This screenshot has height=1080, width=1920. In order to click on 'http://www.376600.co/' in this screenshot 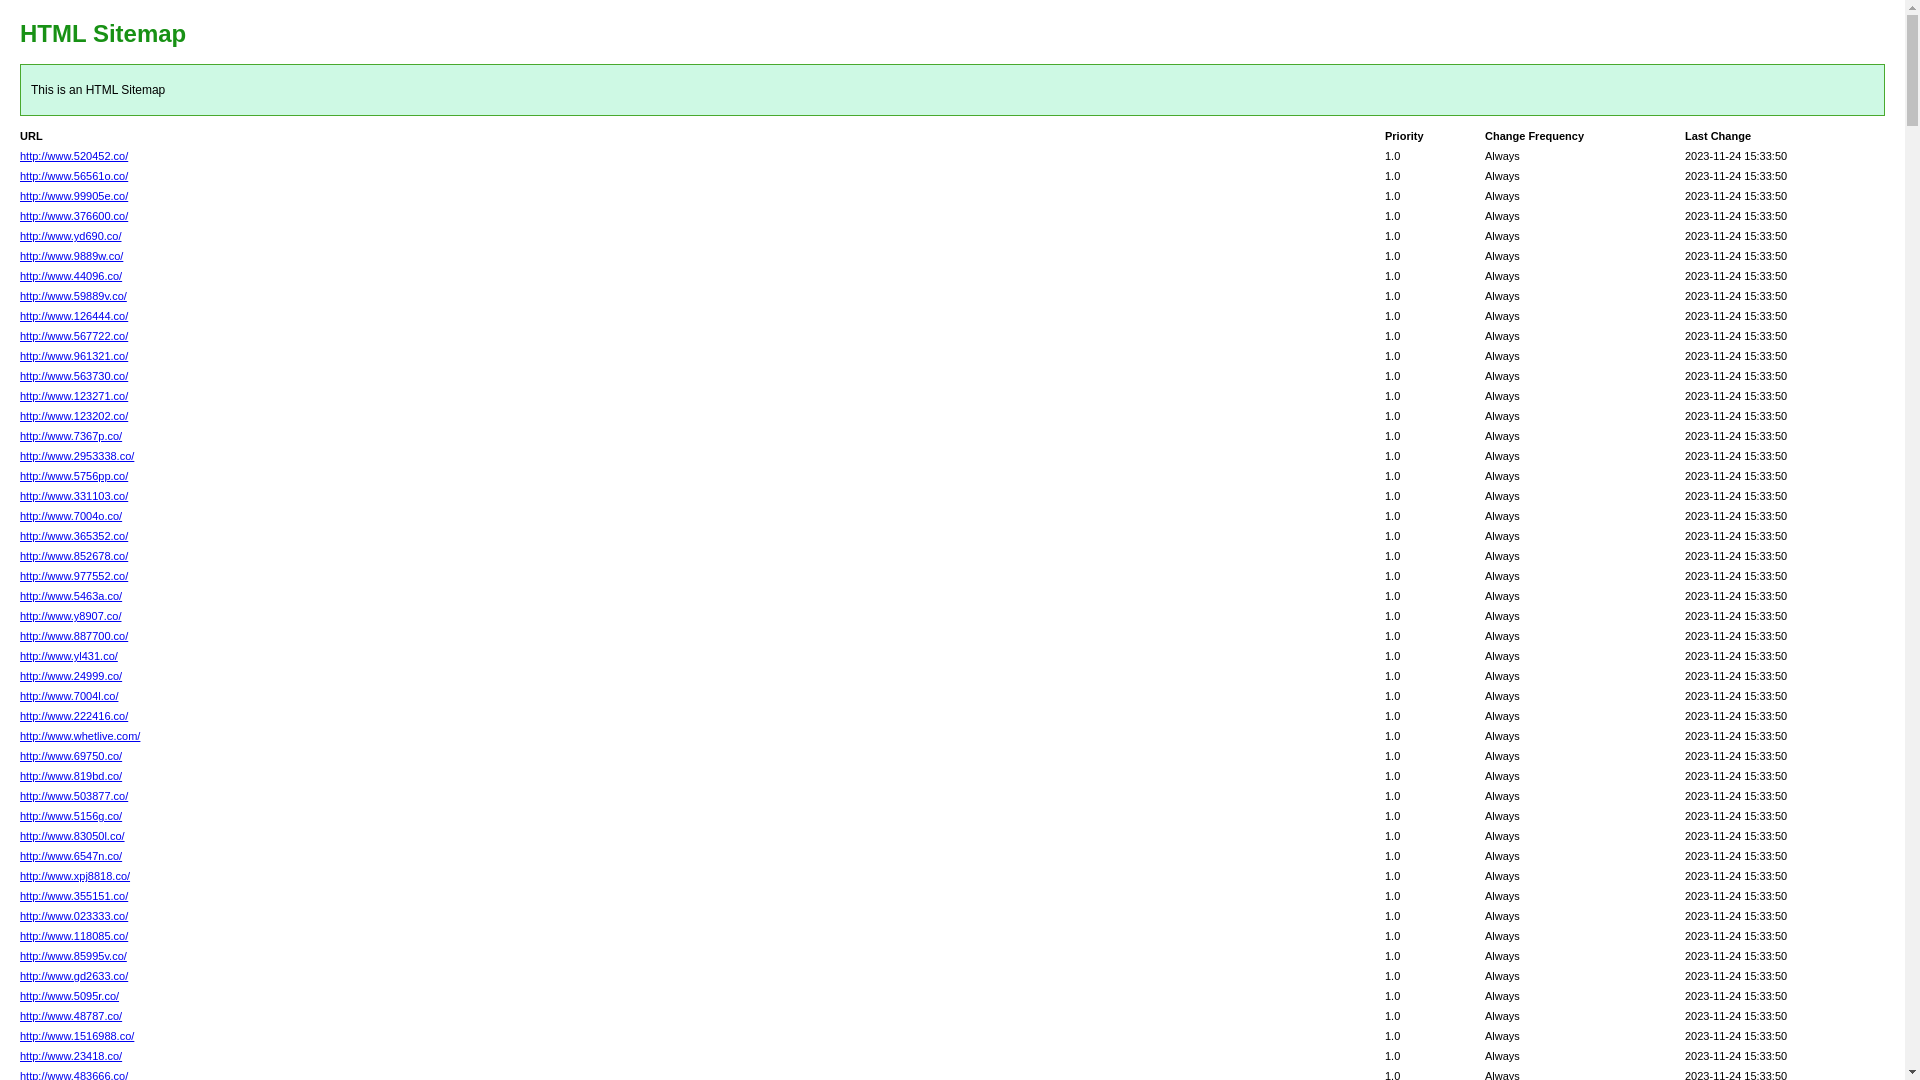, I will do `click(73, 216)`.